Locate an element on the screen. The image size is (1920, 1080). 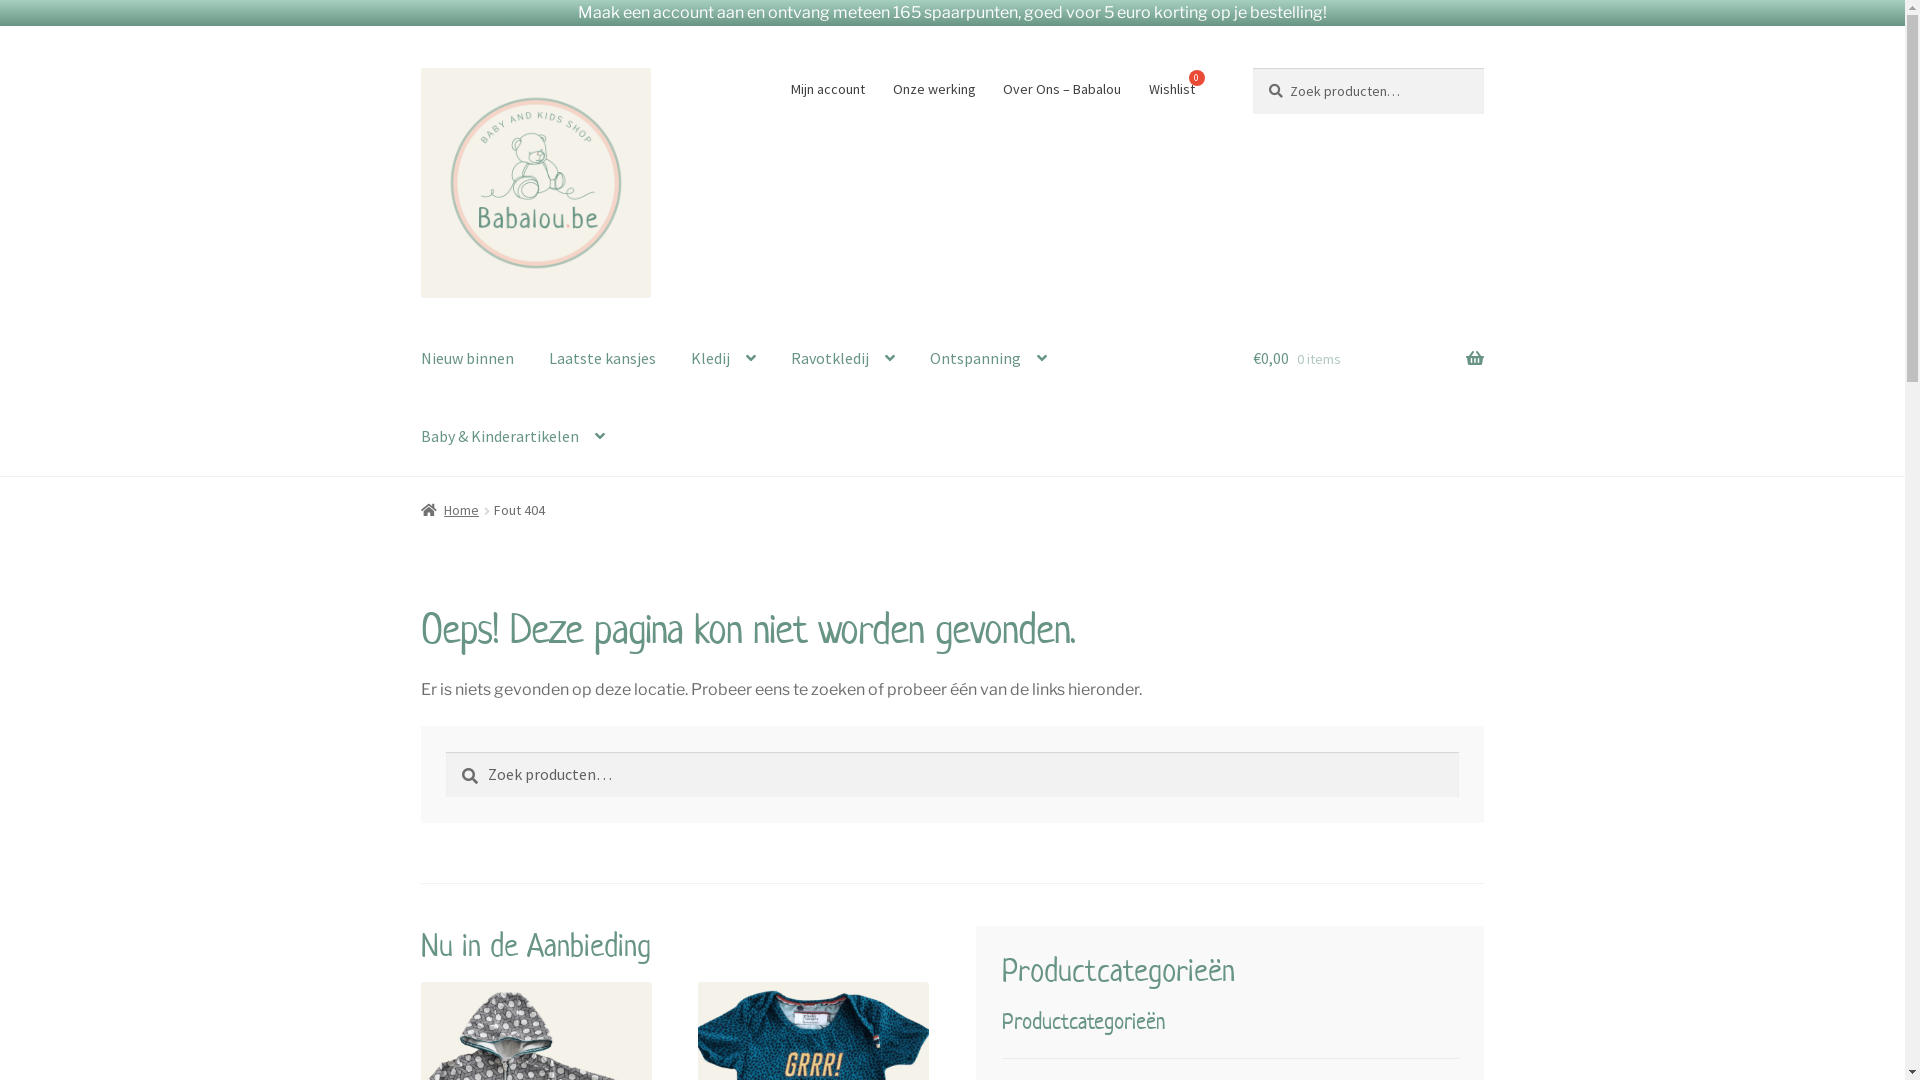
'Ontspanning' is located at coordinates (988, 358).